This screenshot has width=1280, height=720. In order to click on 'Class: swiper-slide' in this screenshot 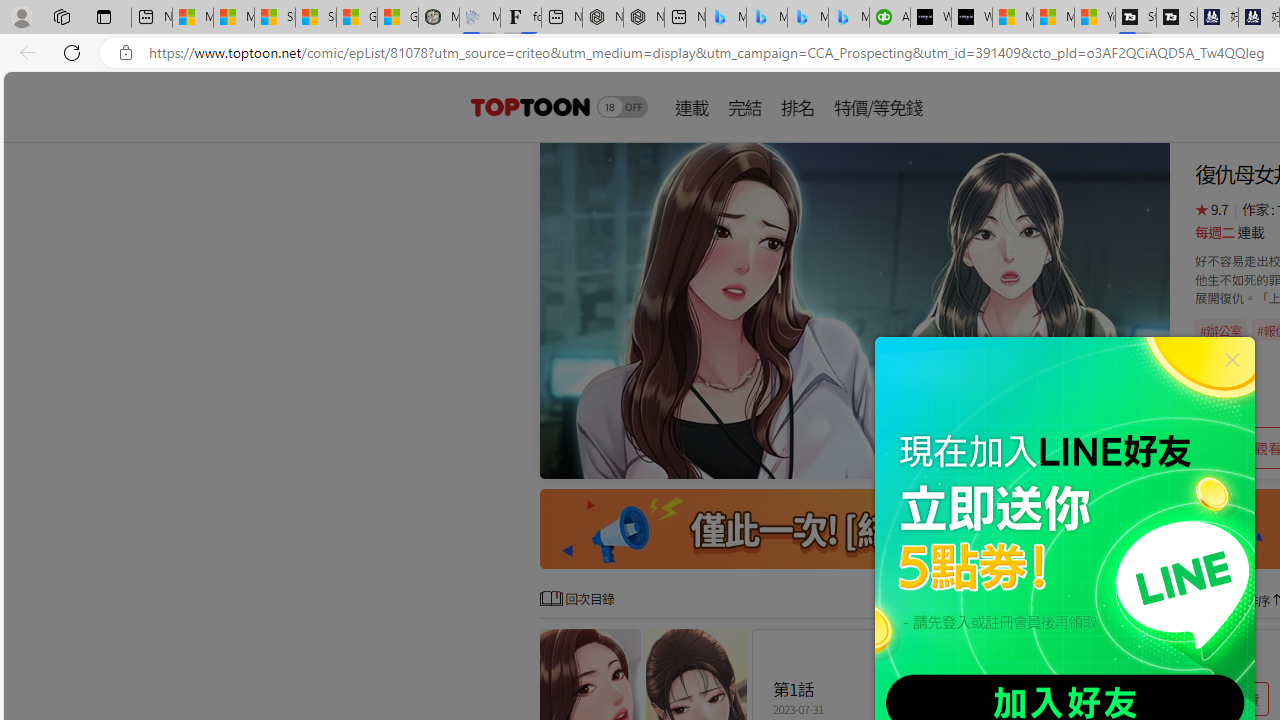, I will do `click(855, 311)`.